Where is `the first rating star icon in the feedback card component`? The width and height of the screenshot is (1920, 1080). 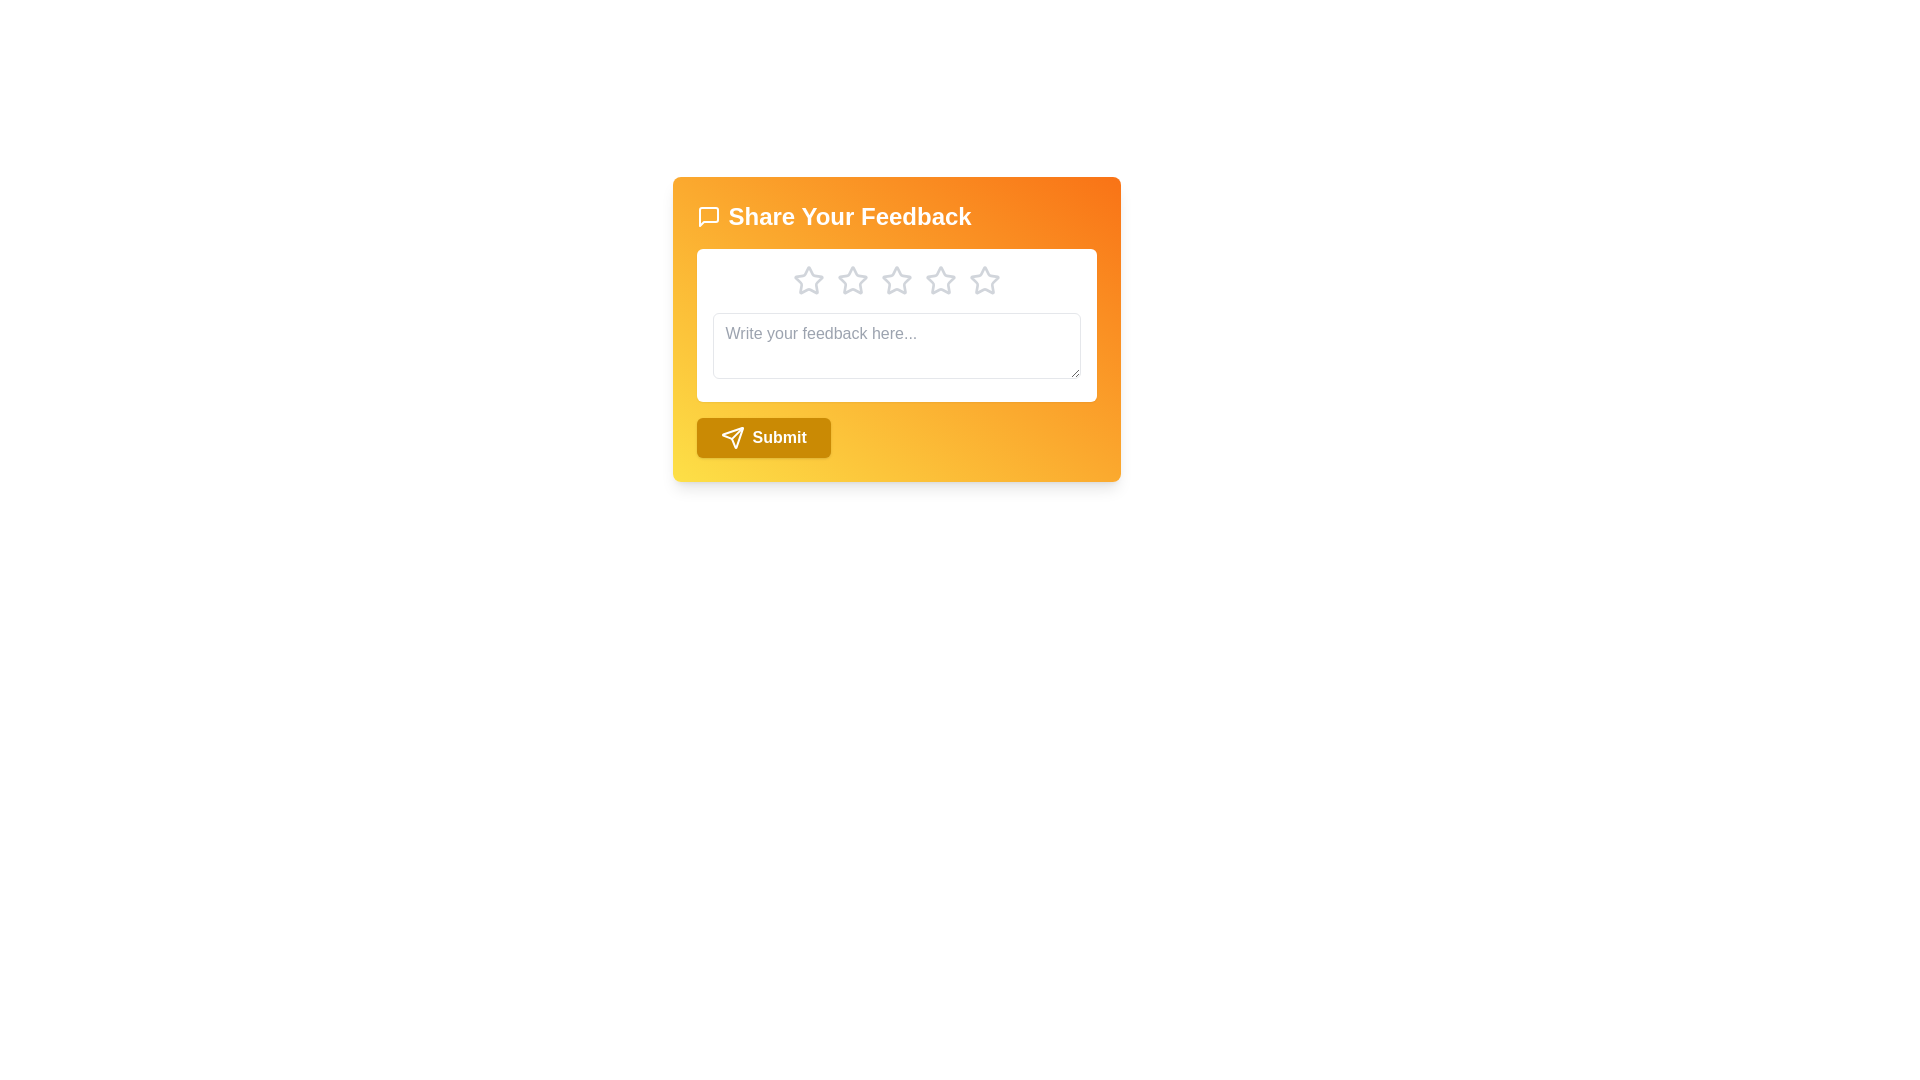
the first rating star icon in the feedback card component is located at coordinates (808, 281).